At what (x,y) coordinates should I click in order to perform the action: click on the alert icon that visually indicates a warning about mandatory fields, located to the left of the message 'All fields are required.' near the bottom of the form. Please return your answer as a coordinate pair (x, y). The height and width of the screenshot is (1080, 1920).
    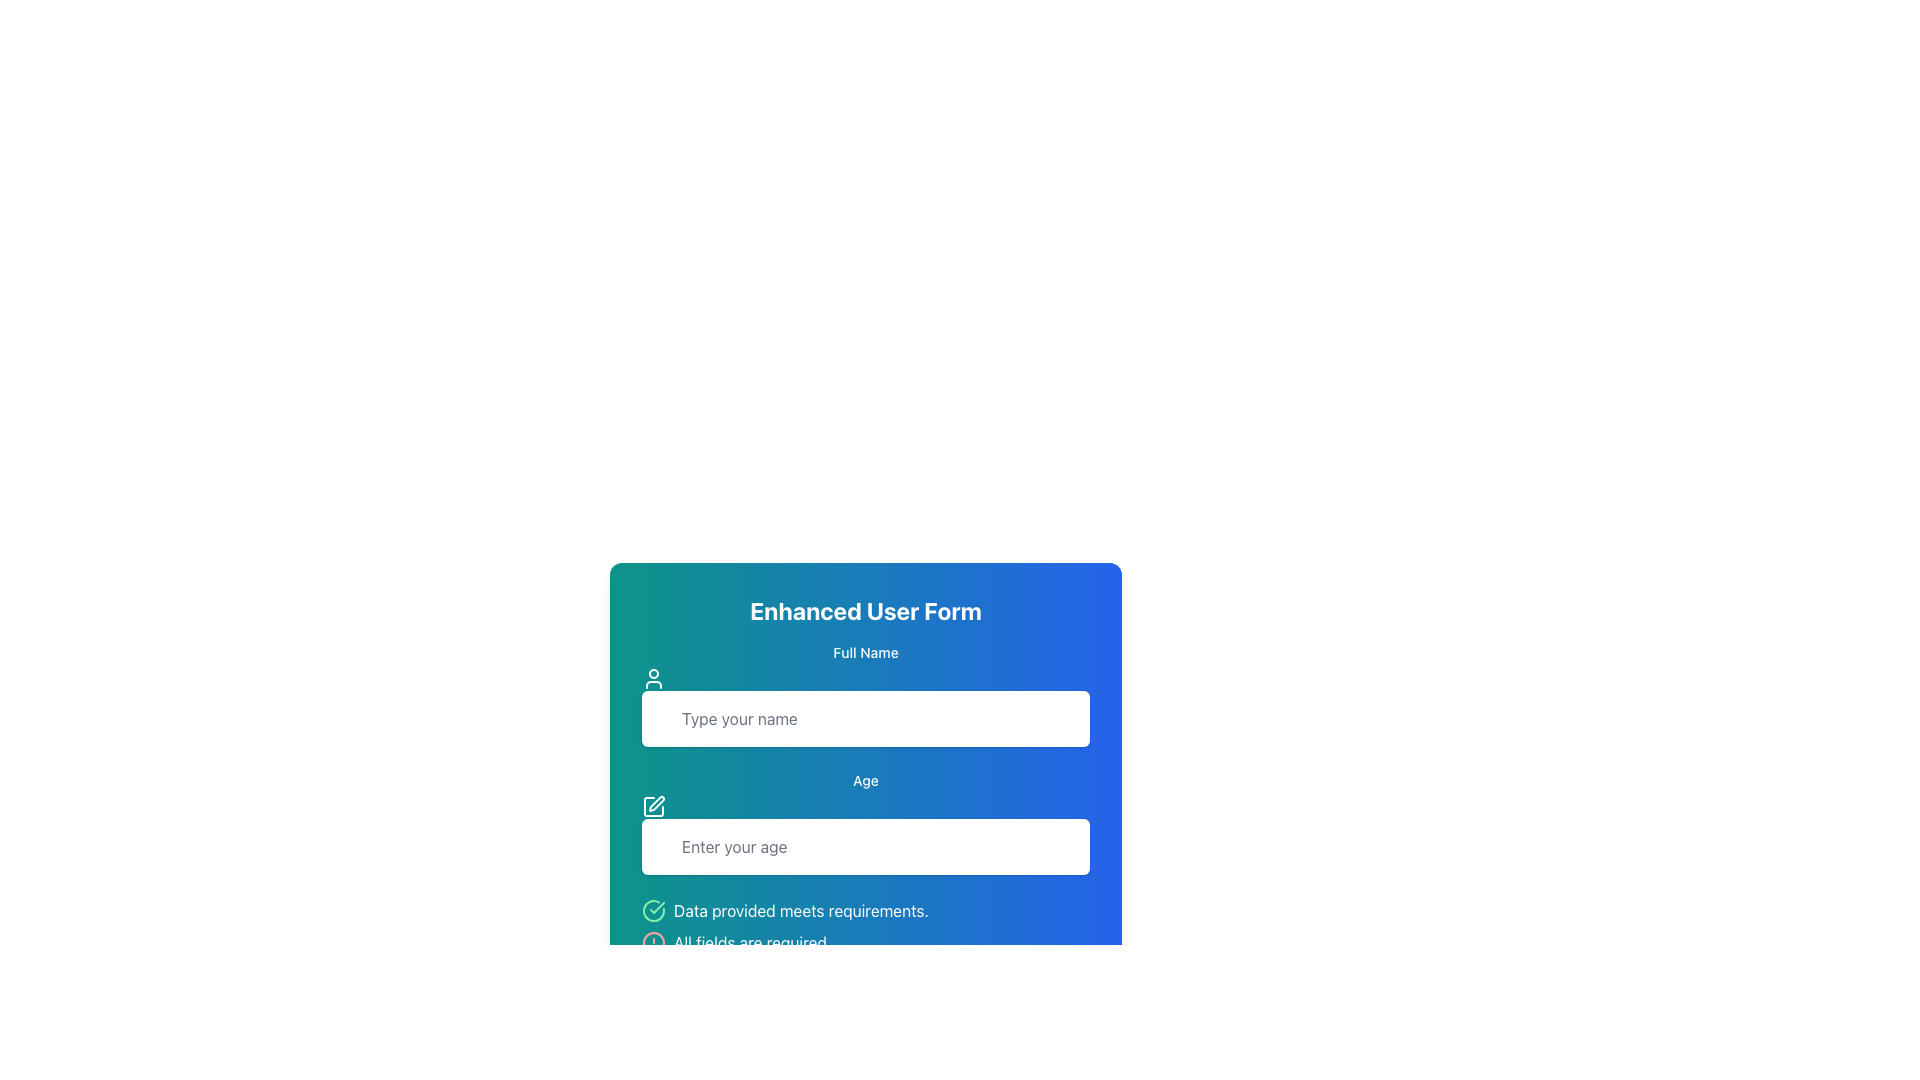
    Looking at the image, I should click on (653, 942).